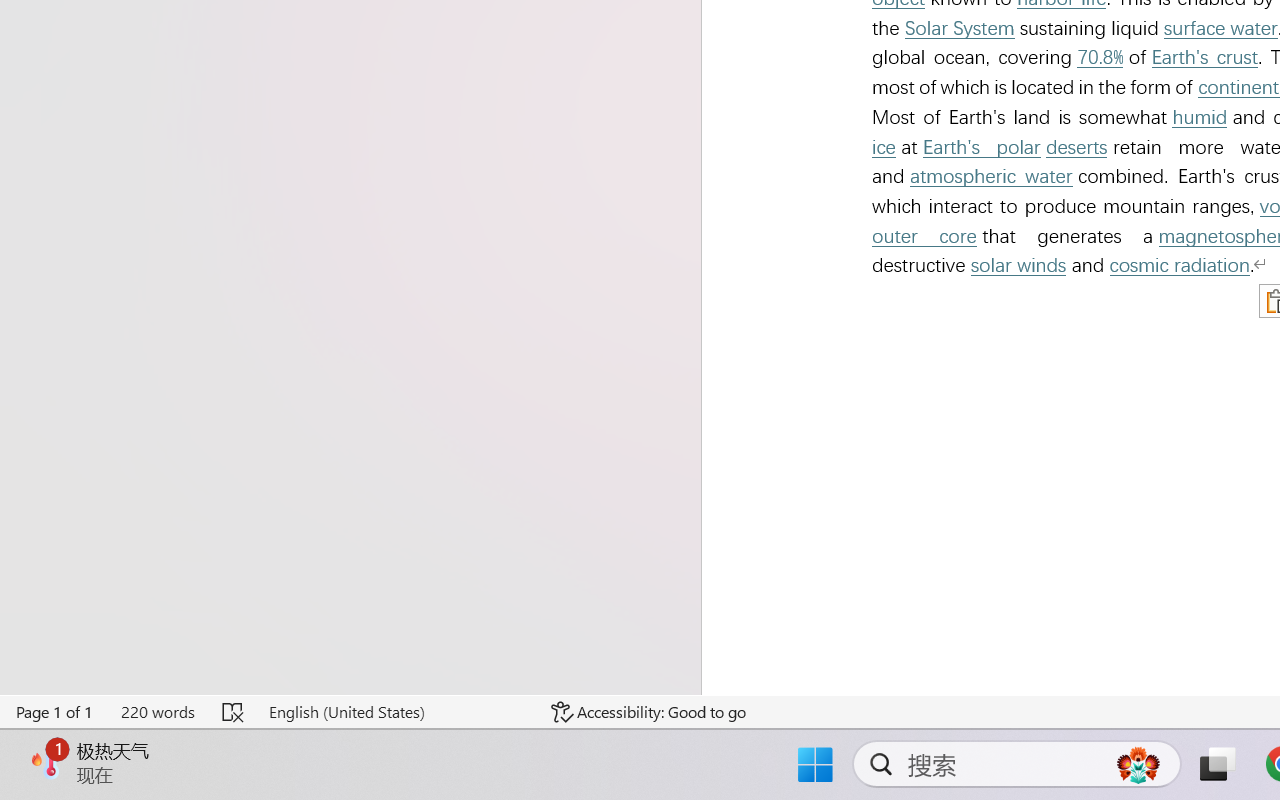 The height and width of the screenshot is (800, 1280). What do you see at coordinates (981, 147) in the screenshot?
I see `'Earth'` at bounding box center [981, 147].